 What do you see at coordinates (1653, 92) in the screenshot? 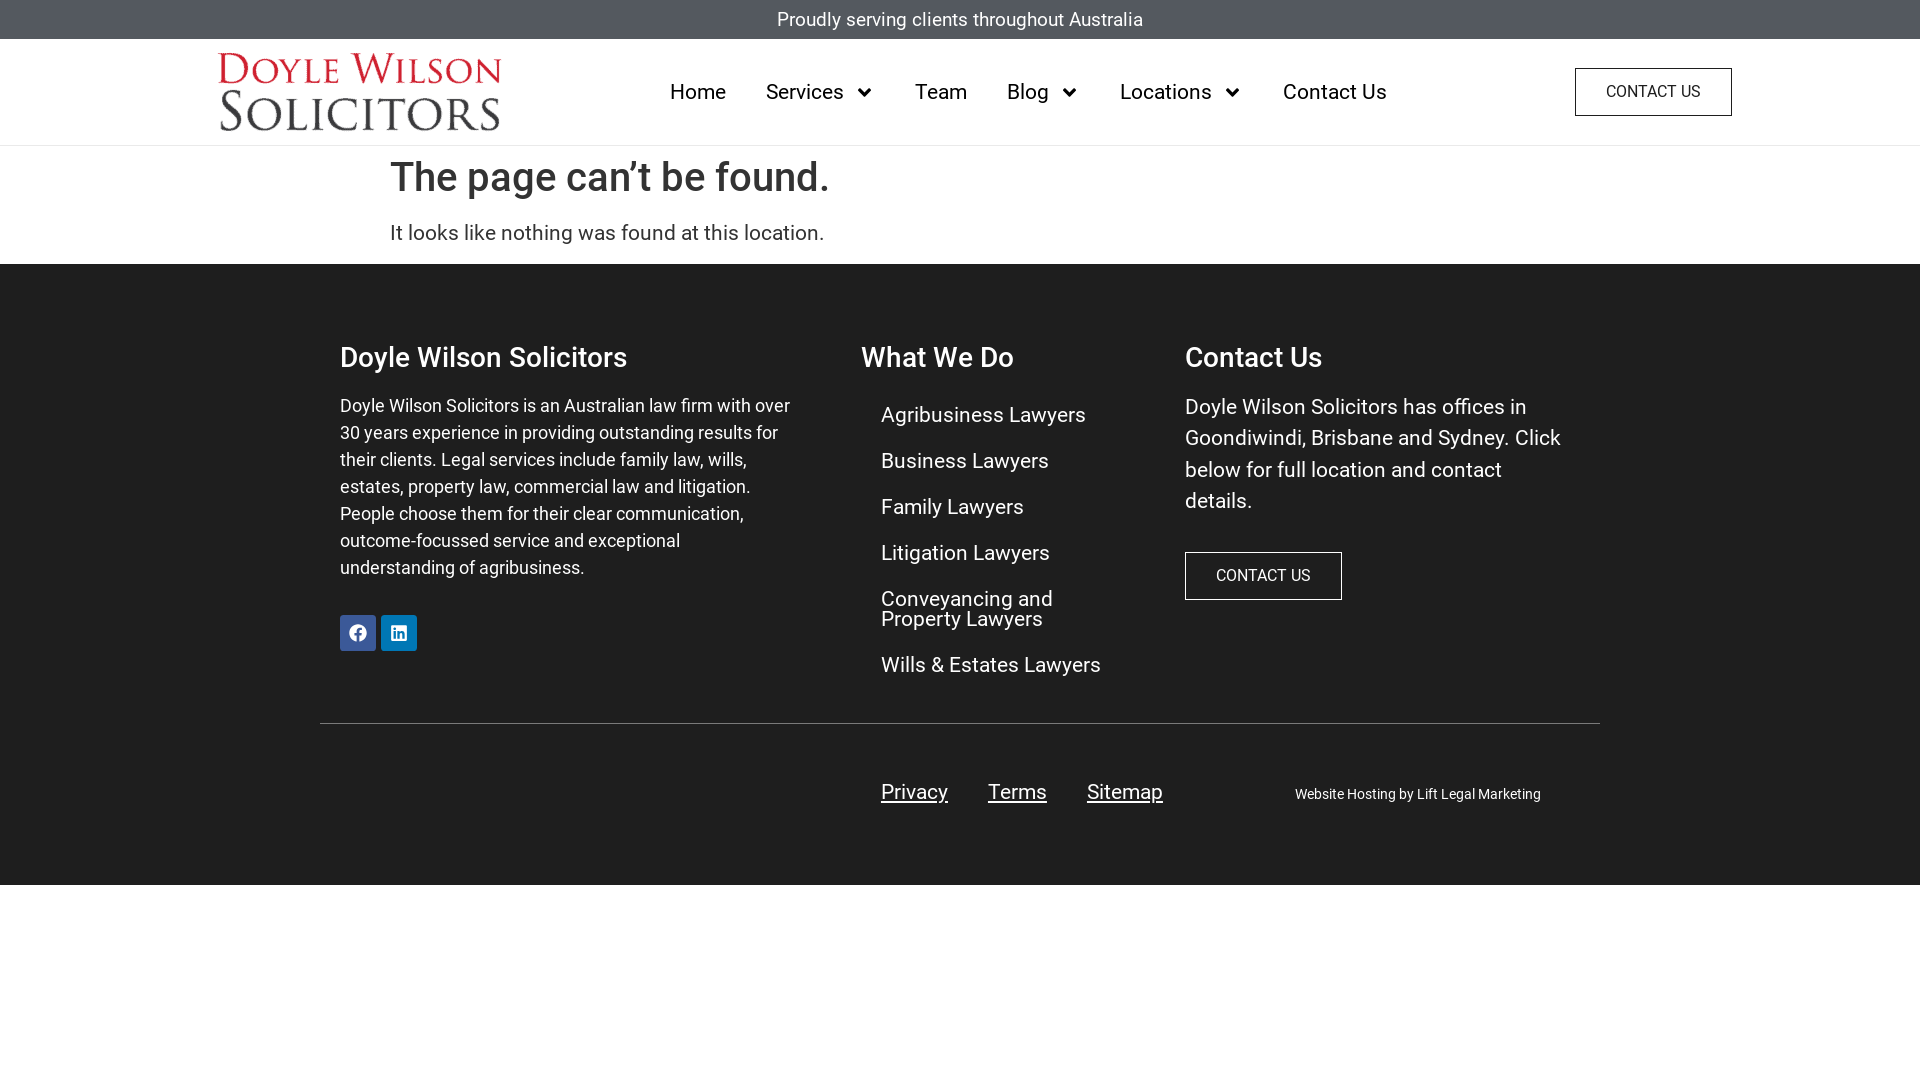
I see `'CONTACT US'` at bounding box center [1653, 92].